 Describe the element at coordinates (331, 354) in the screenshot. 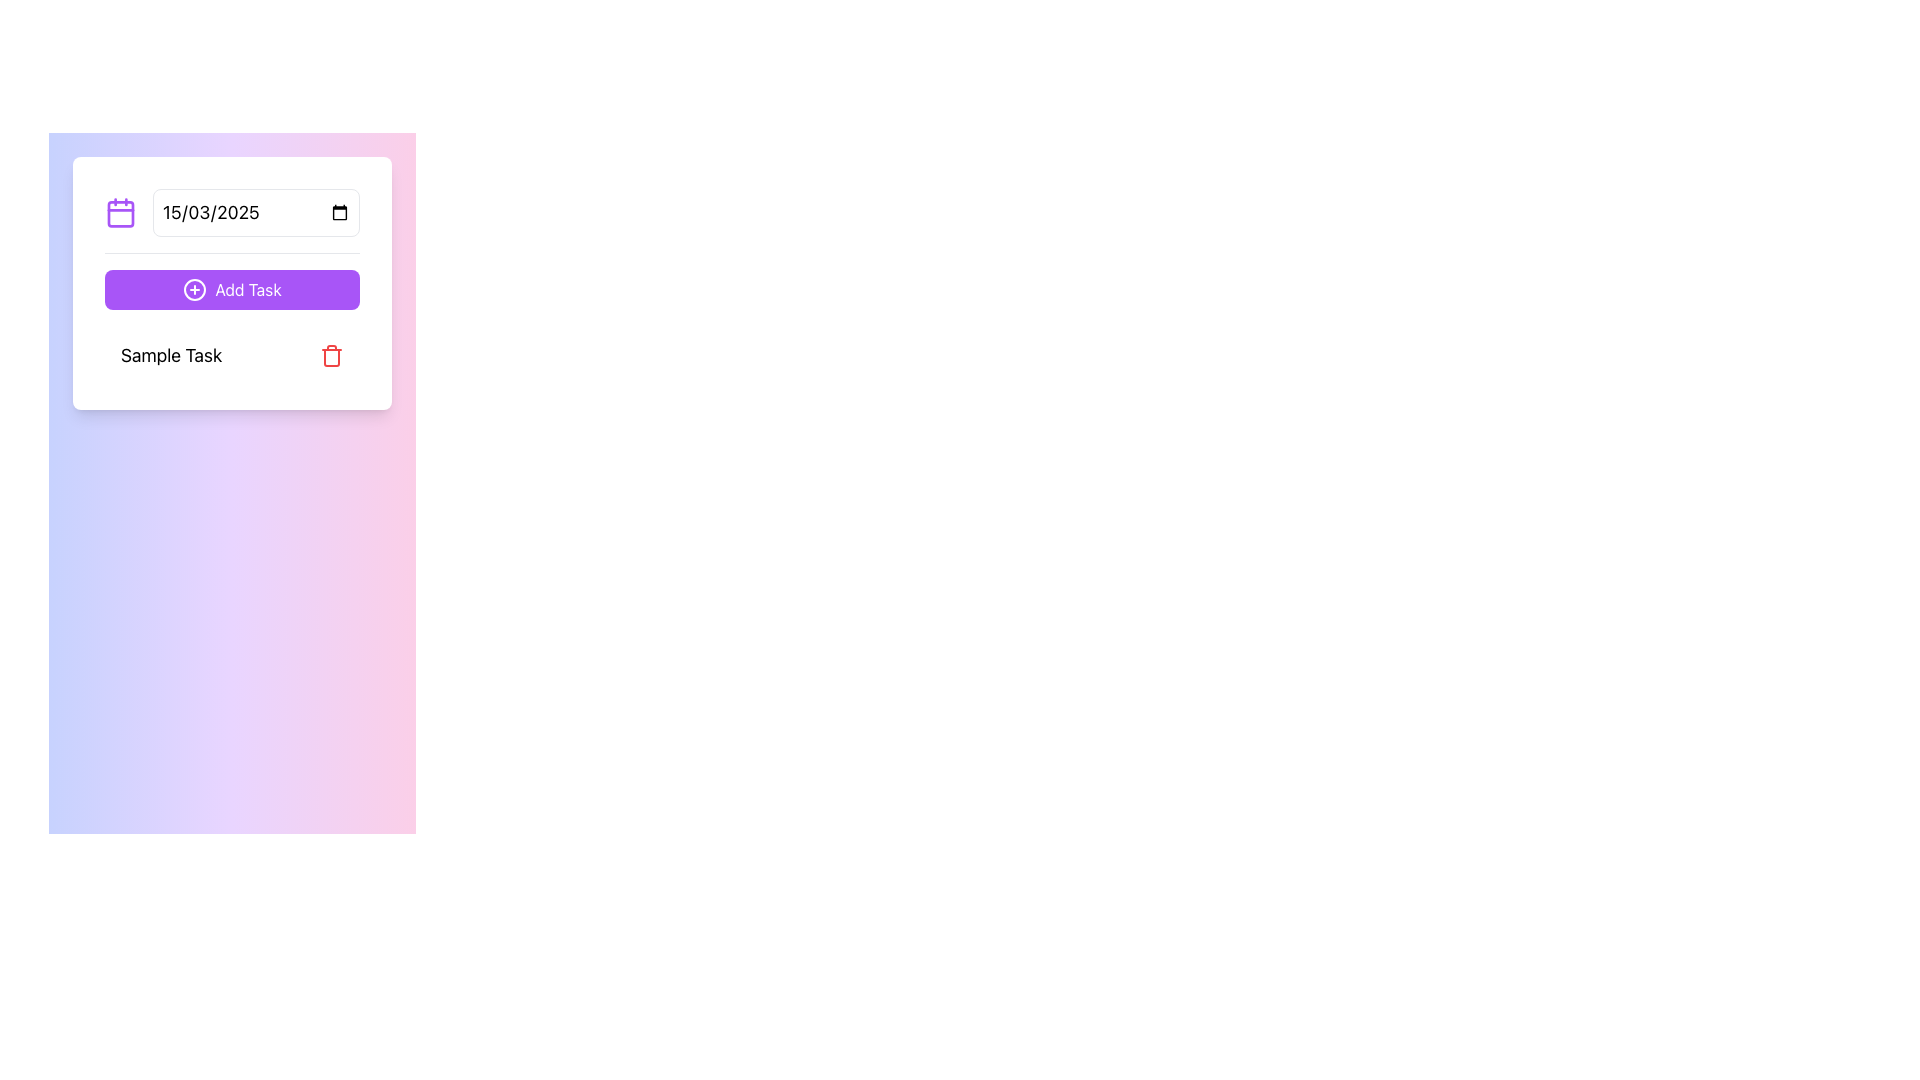

I see `the red trash can icon button located to the right of the text 'Sample Task'` at that location.